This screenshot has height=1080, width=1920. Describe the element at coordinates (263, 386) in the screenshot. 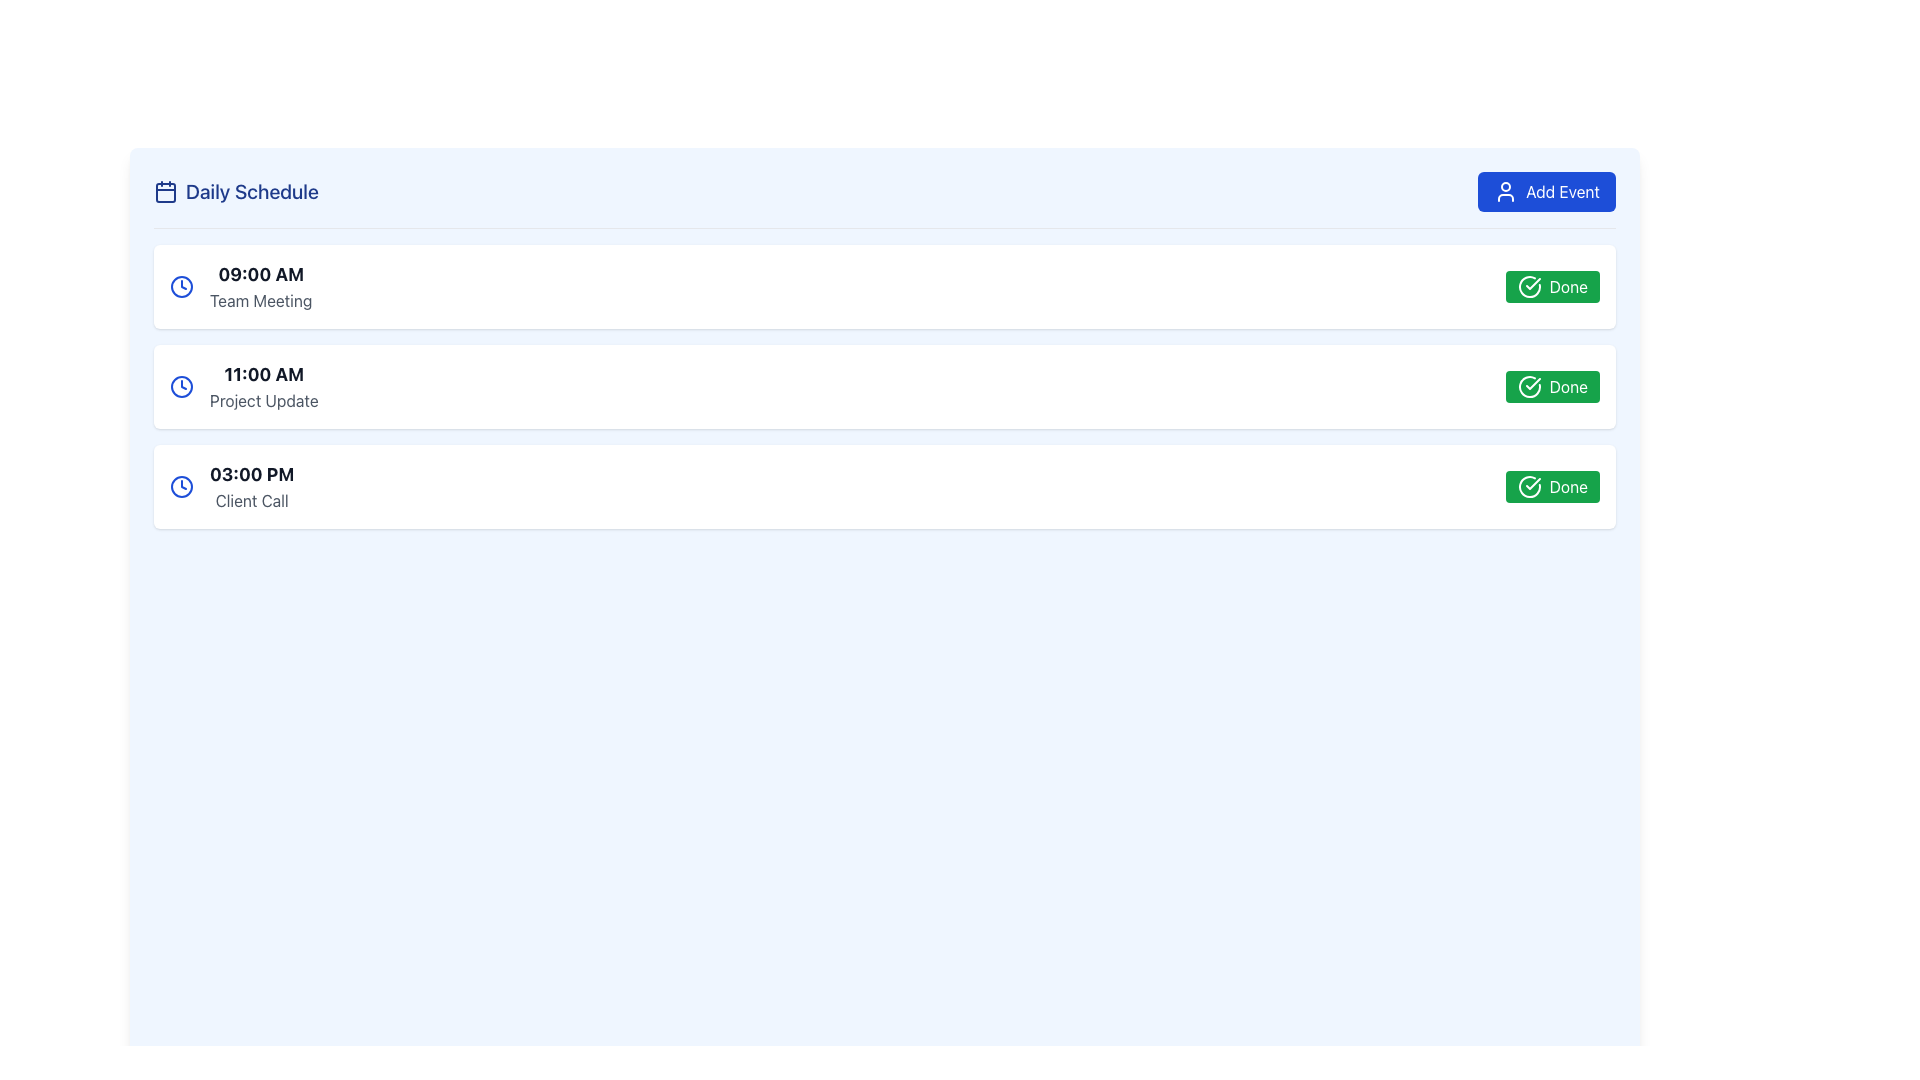

I see `the List Item displaying '11:00 AM' and 'Project Update'` at that location.